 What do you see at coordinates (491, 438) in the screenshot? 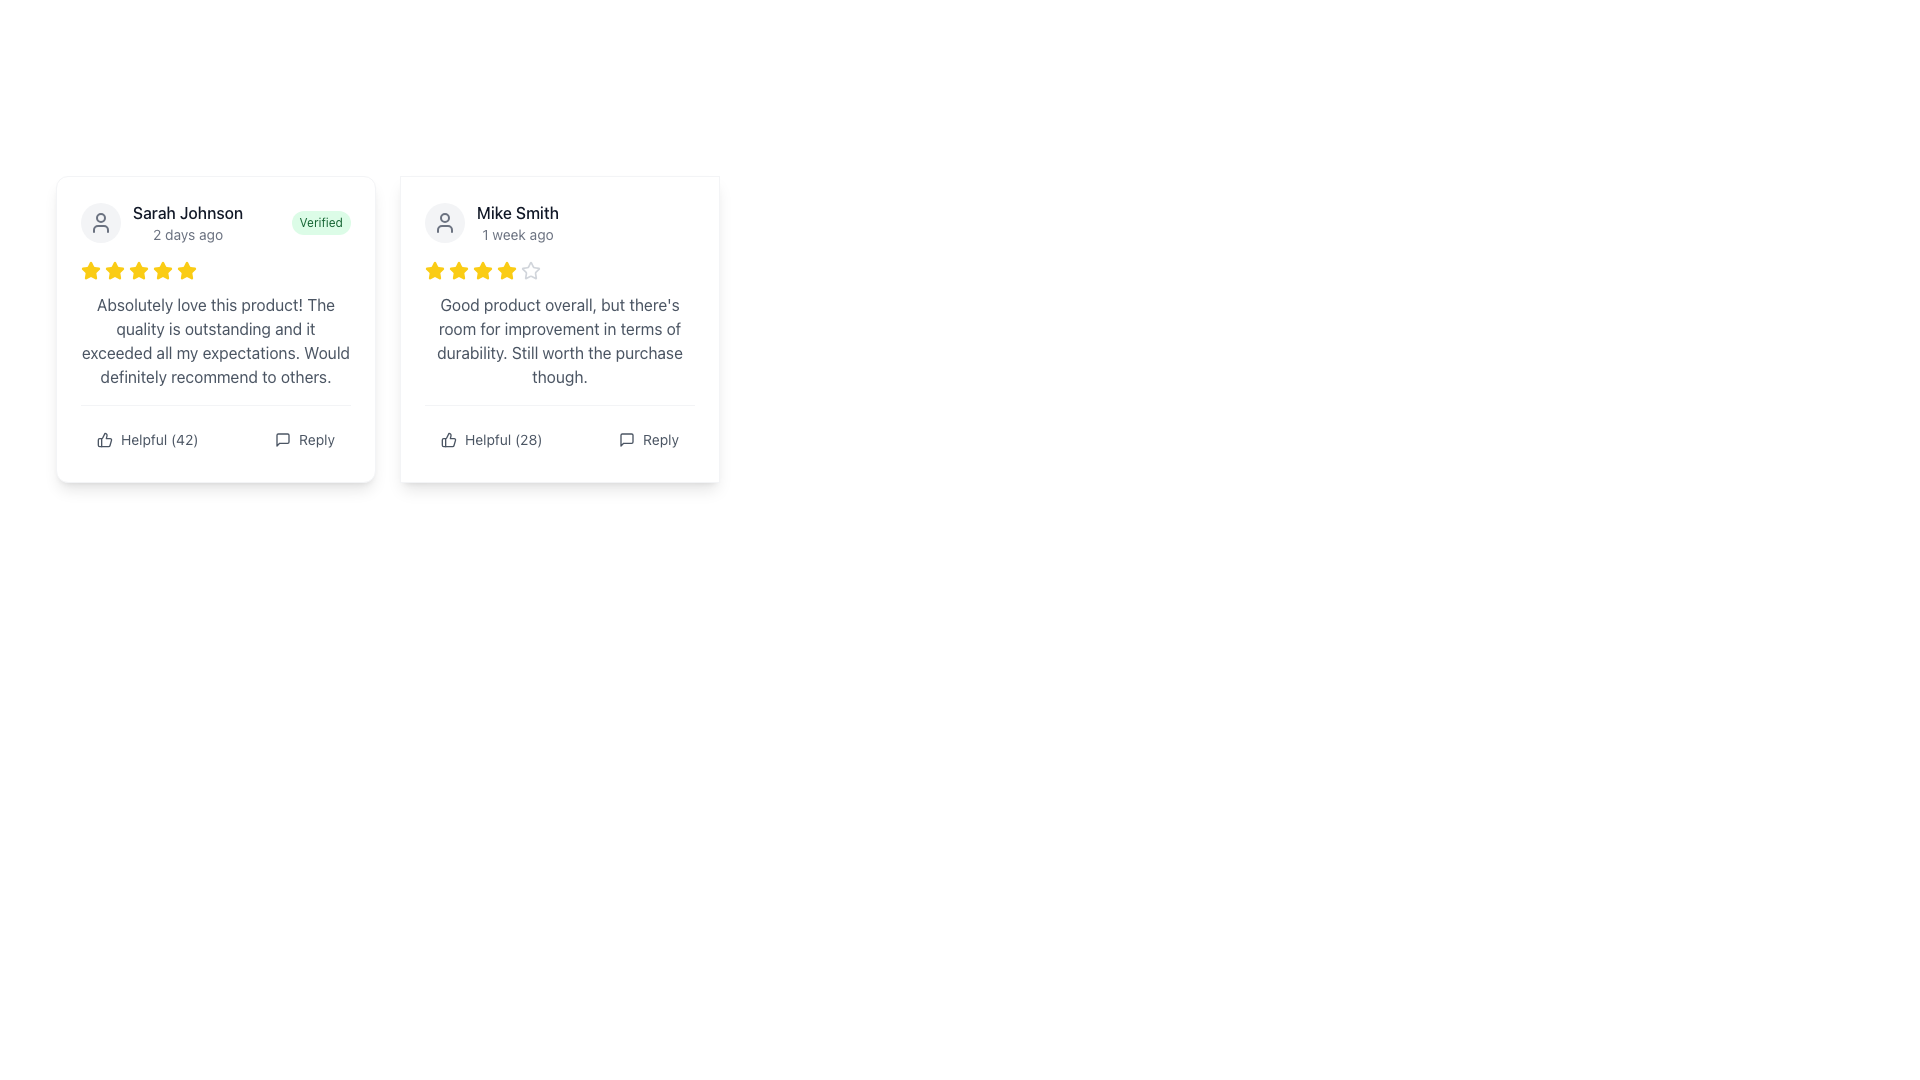
I see `'Helpful (28)' button, which is styled with a light gray background and contains a thumbs-up icon, positioned under the review text provided by 'Mike Smith'` at bounding box center [491, 438].